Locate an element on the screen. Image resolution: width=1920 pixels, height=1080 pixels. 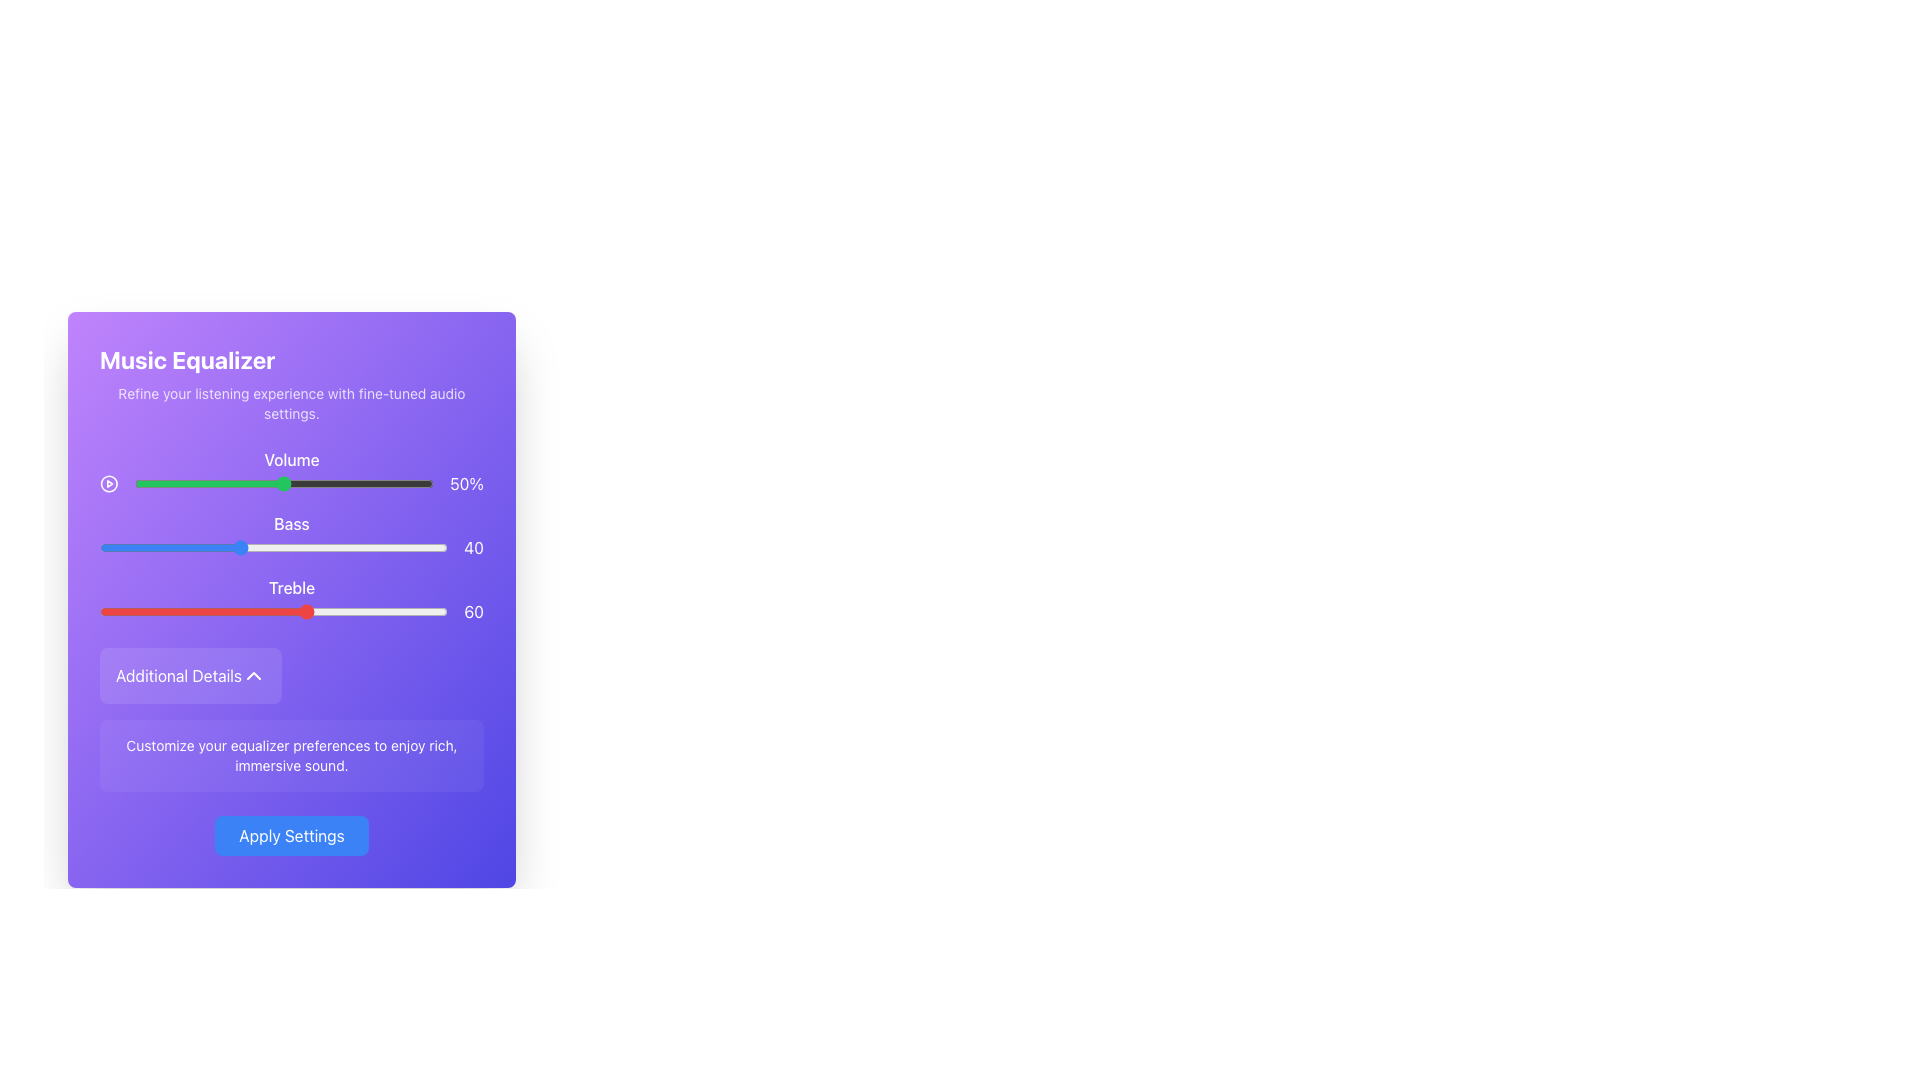
the Treble is located at coordinates (211, 611).